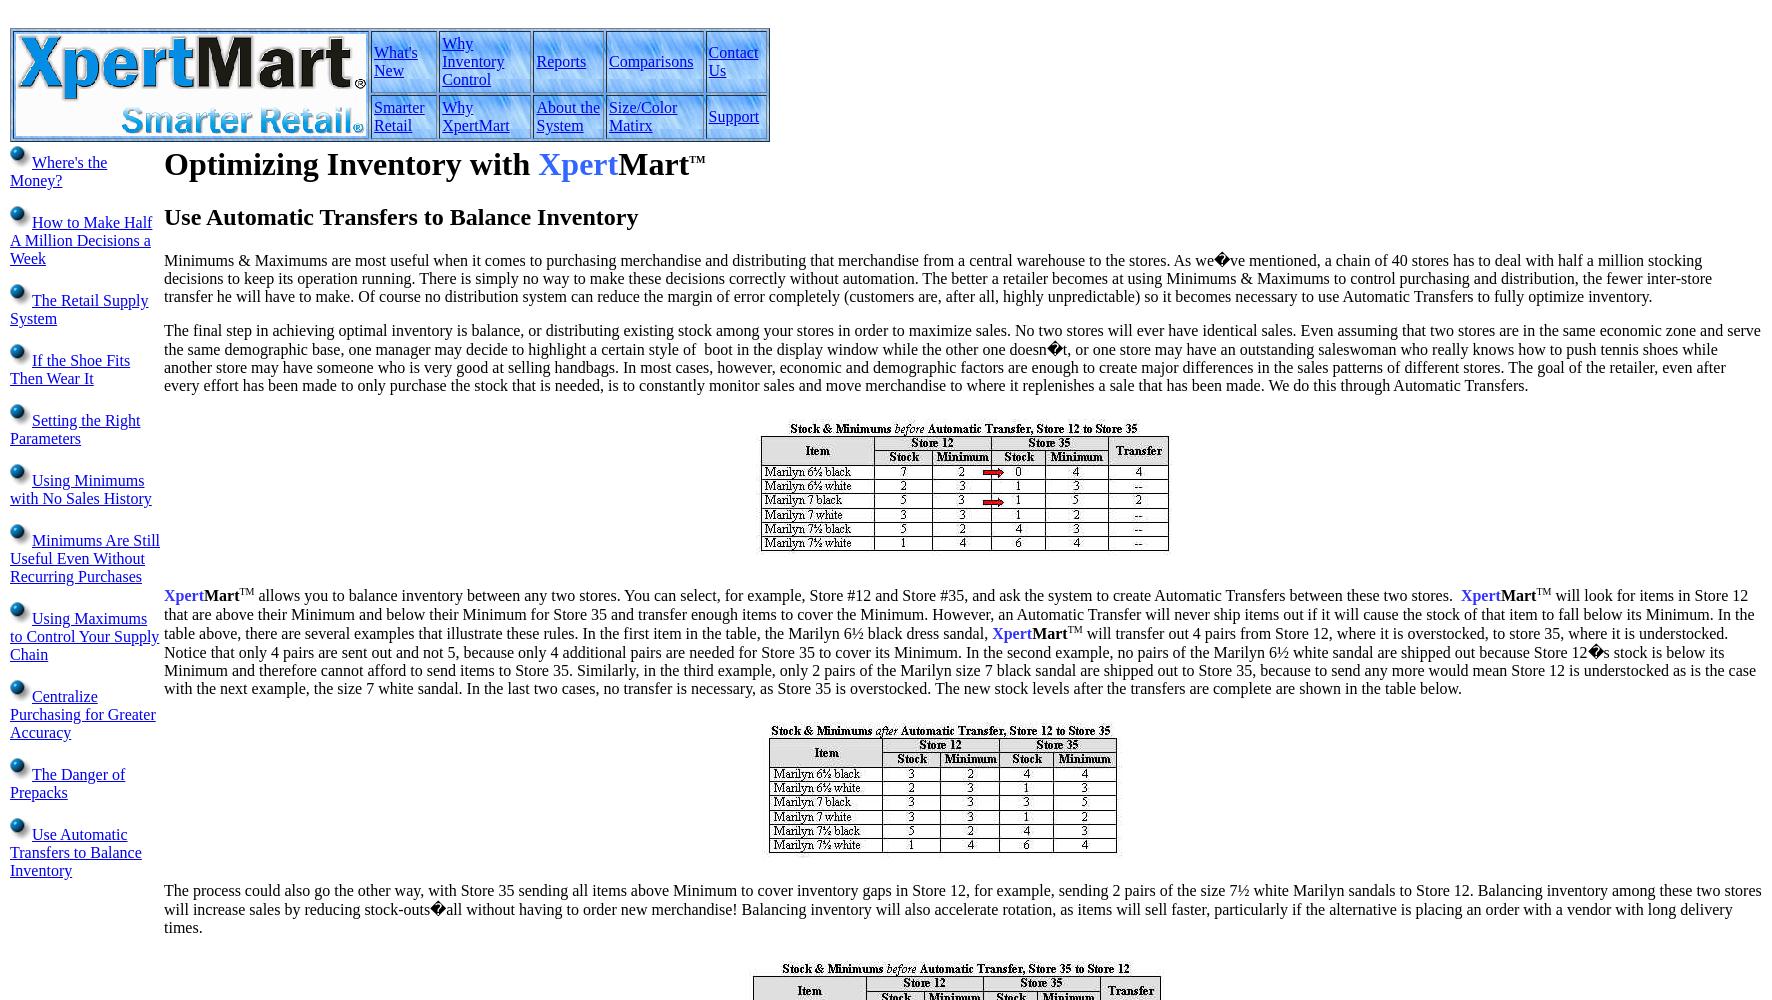 Image resolution: width=1772 pixels, height=1000 pixels. I want to click on 'allows you to balance inventory between any two stores. You can select,
for example, Store #12 and Store #35, and ask the system to create Automatic
Transfers between these two stores.', so click(856, 594).